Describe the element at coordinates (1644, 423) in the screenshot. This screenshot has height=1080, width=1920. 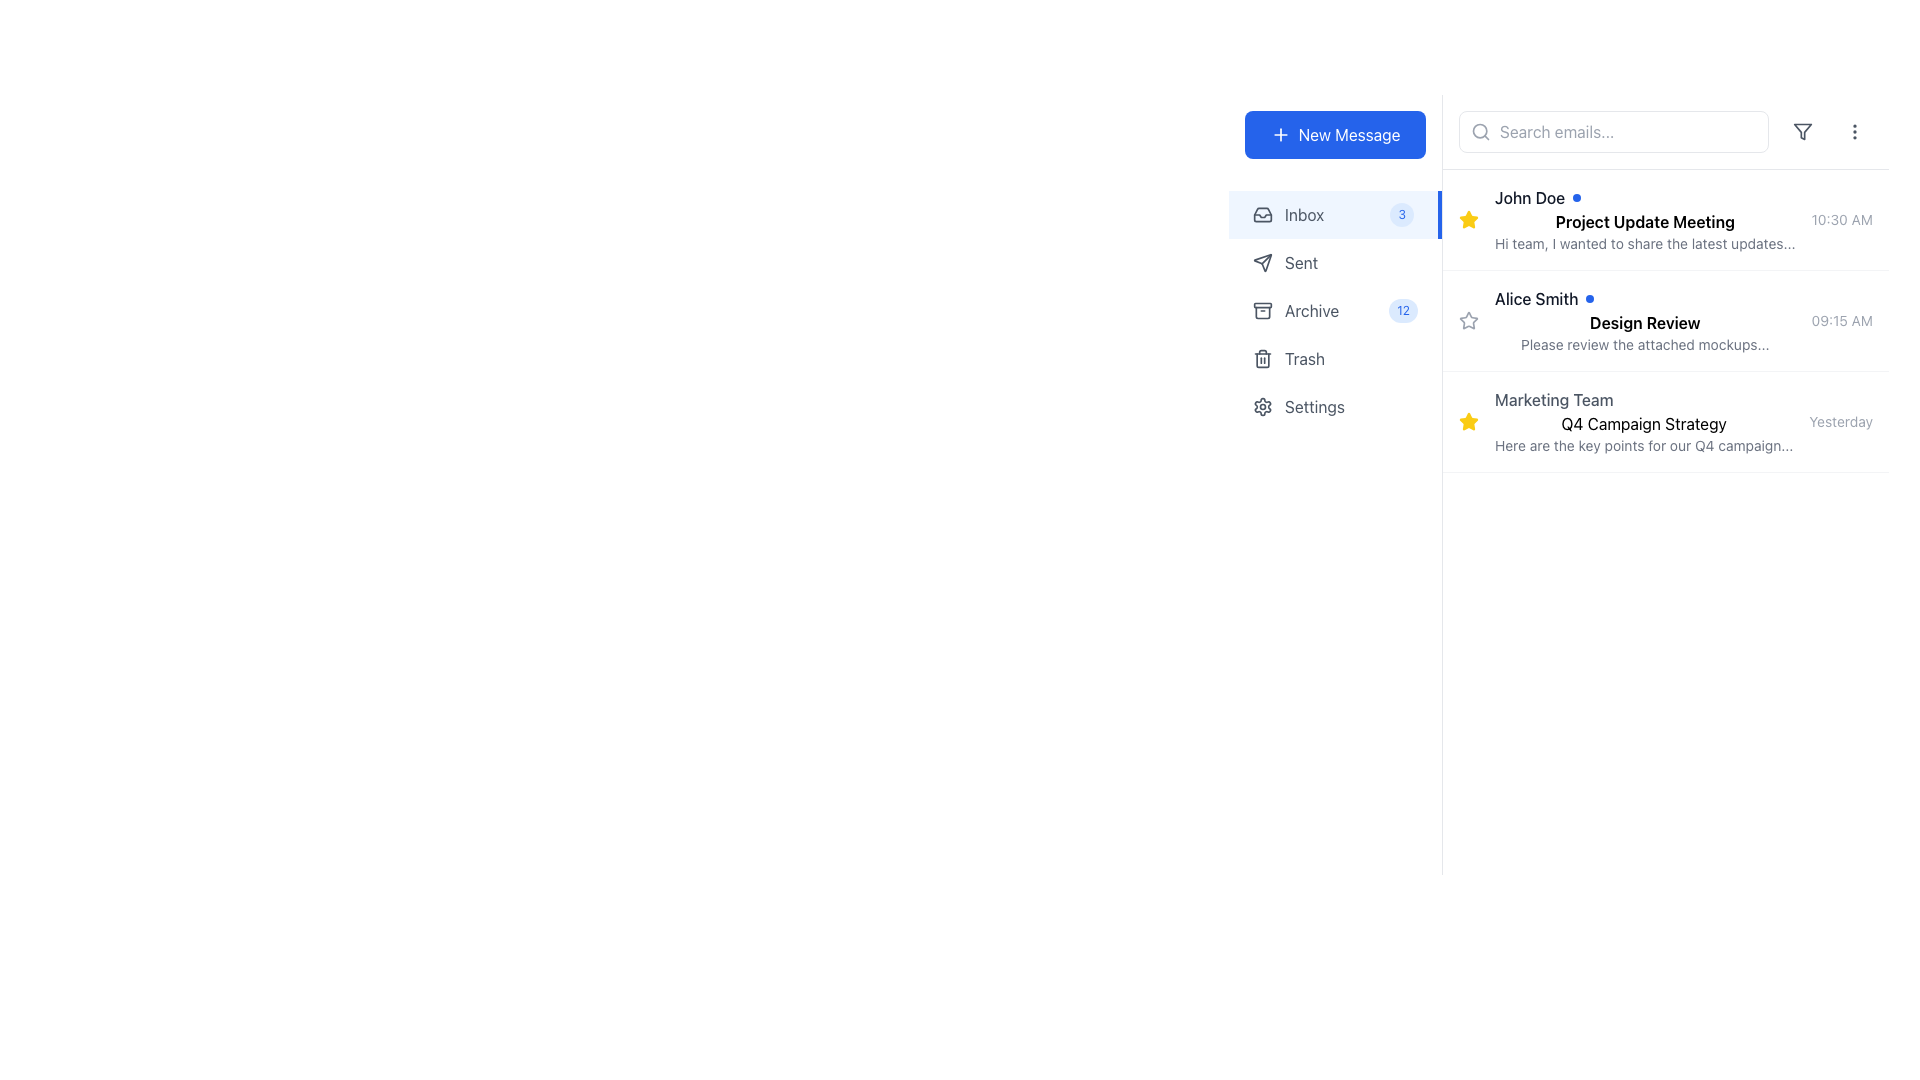
I see `the text label reading 'Q4 Campaign Strategy'` at that location.